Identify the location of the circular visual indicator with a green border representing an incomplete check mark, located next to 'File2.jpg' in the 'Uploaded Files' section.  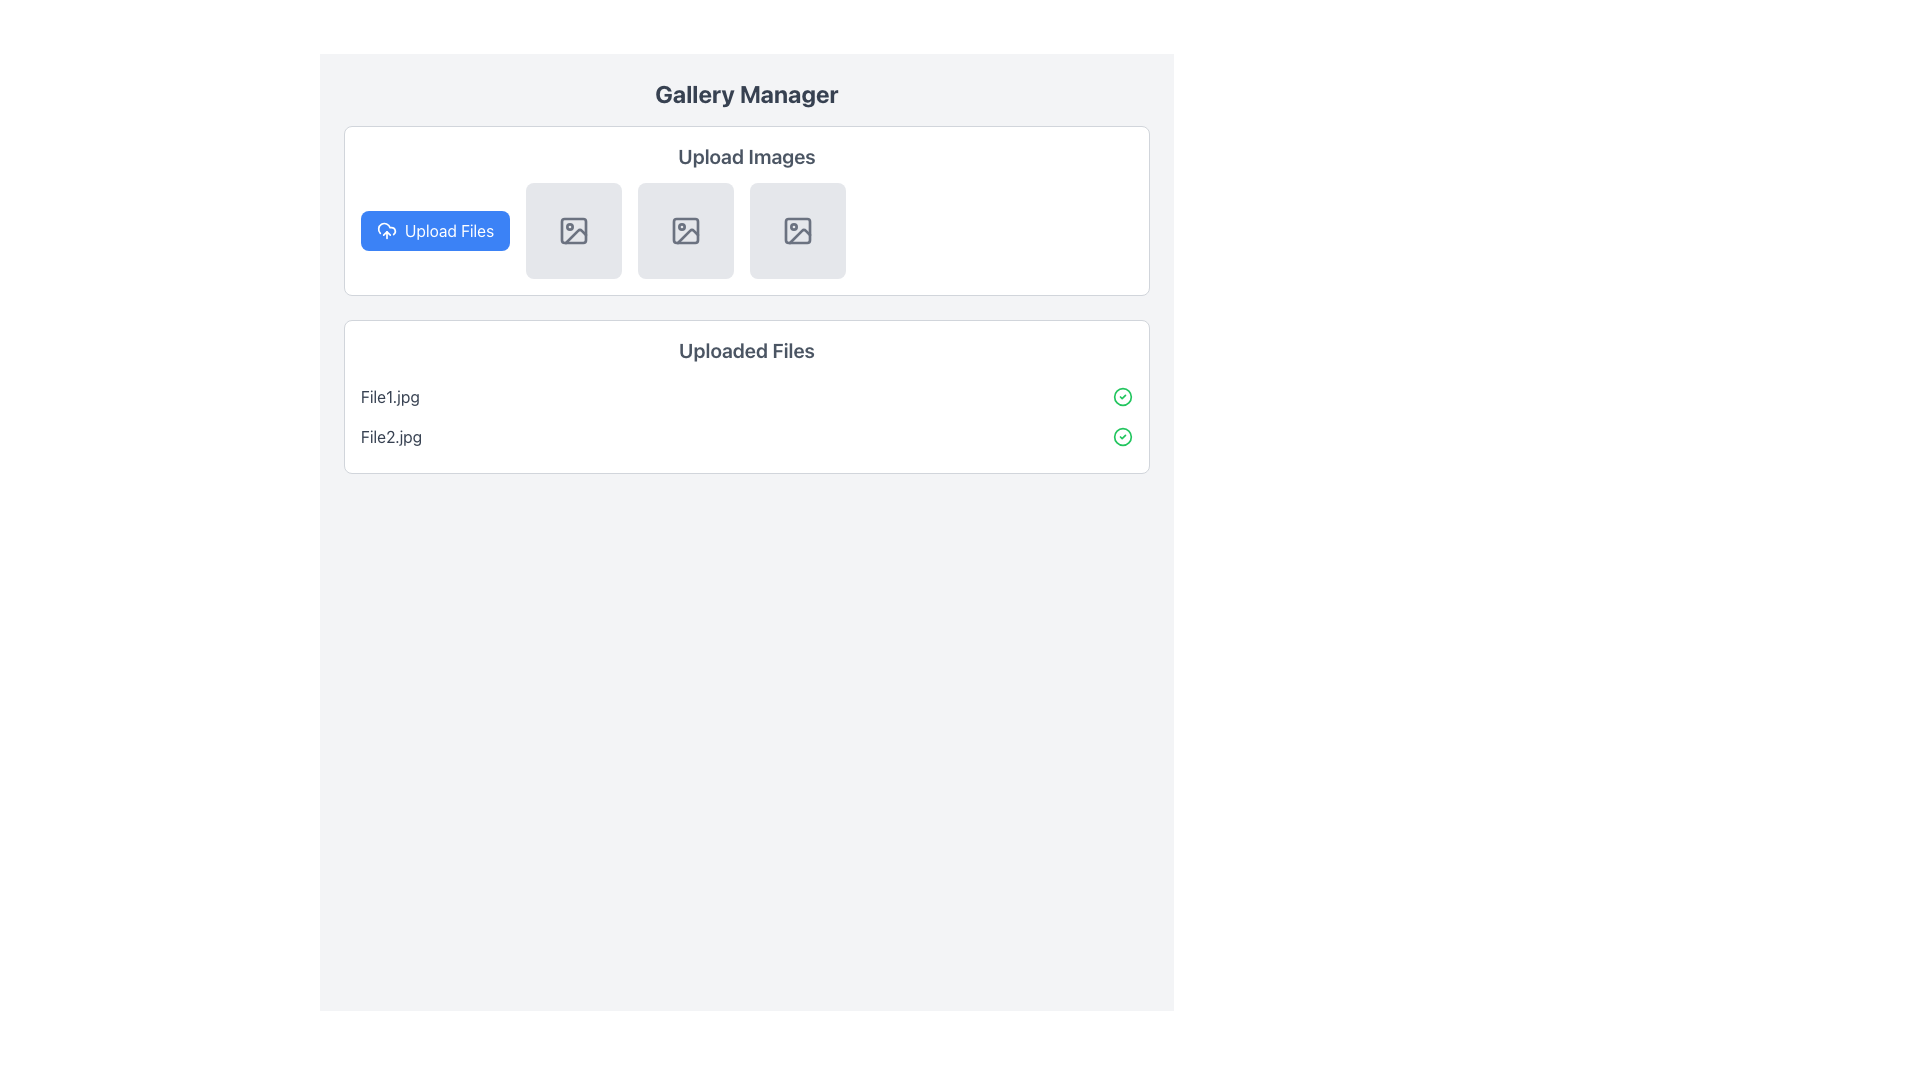
(1123, 435).